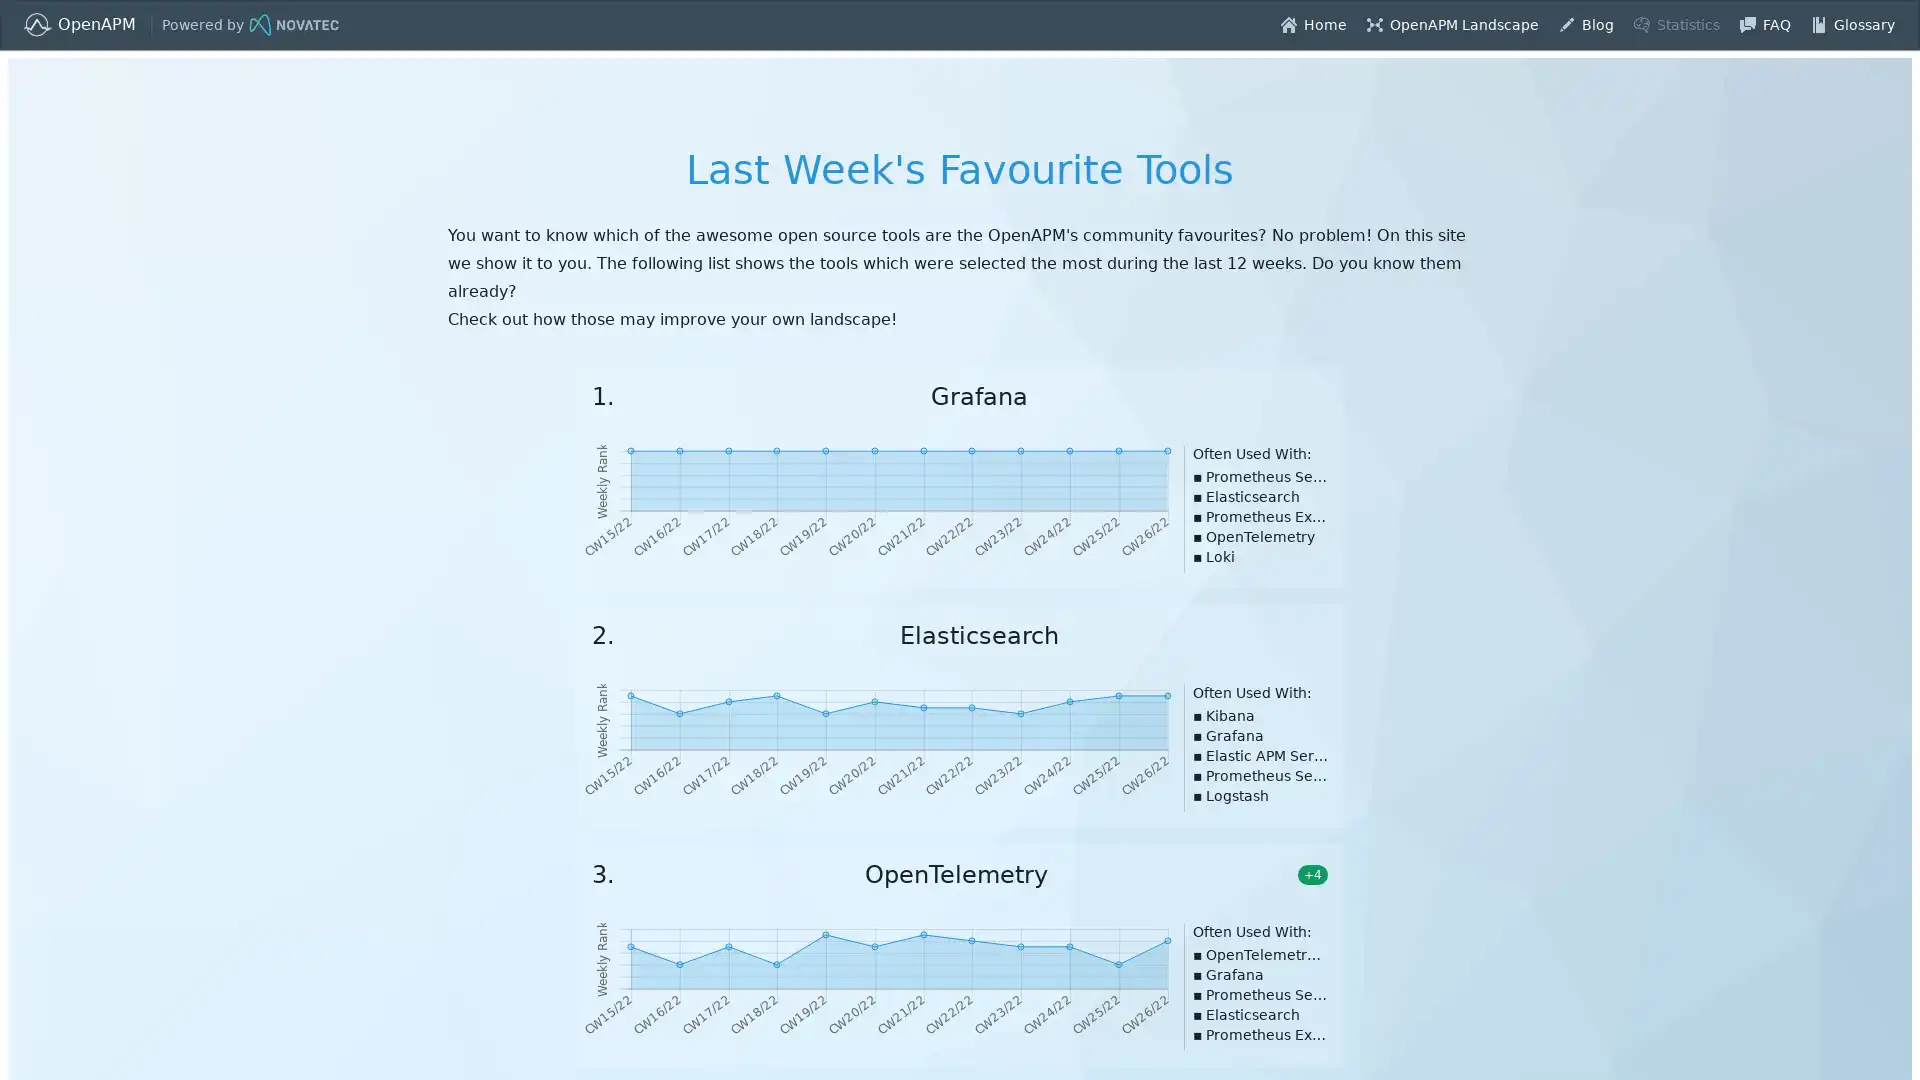  I want to click on edit Blog, so click(1585, 24).